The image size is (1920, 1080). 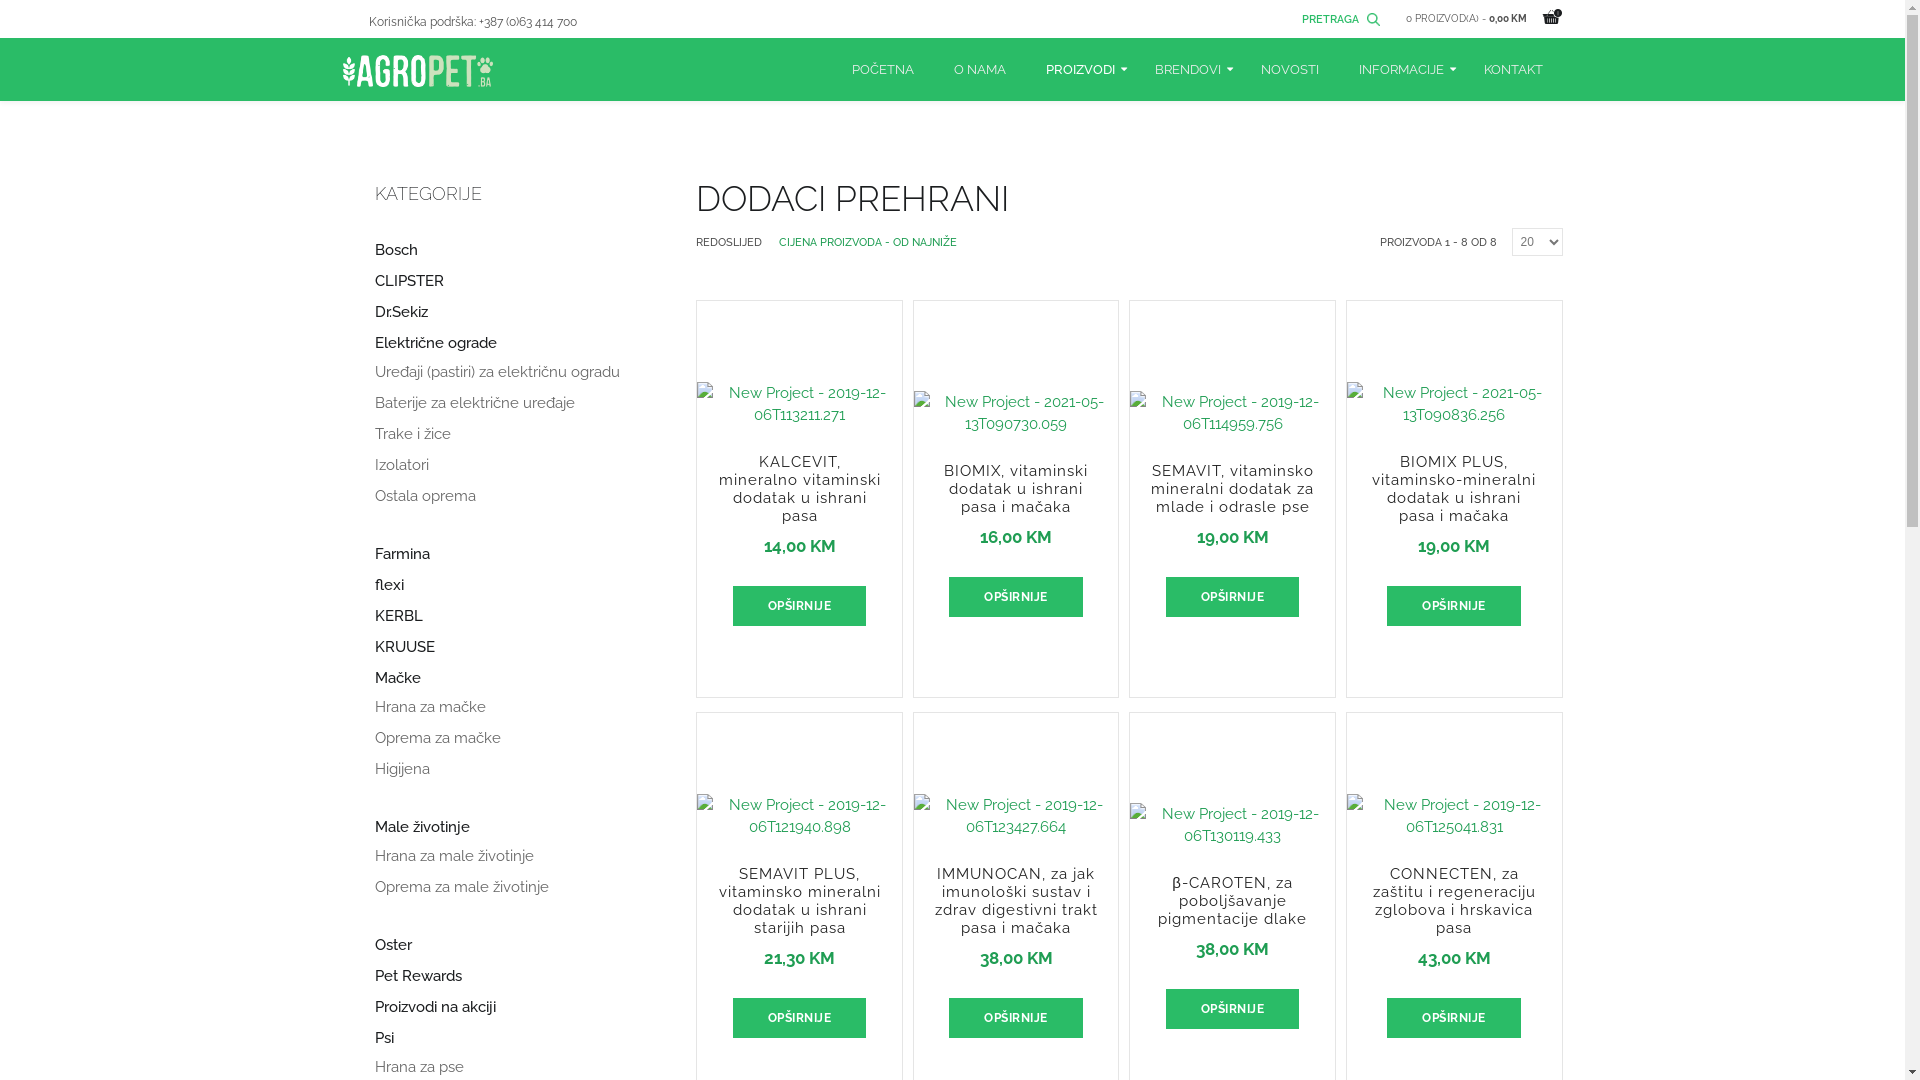 What do you see at coordinates (374, 312) in the screenshot?
I see `'Dr.Sekiz'` at bounding box center [374, 312].